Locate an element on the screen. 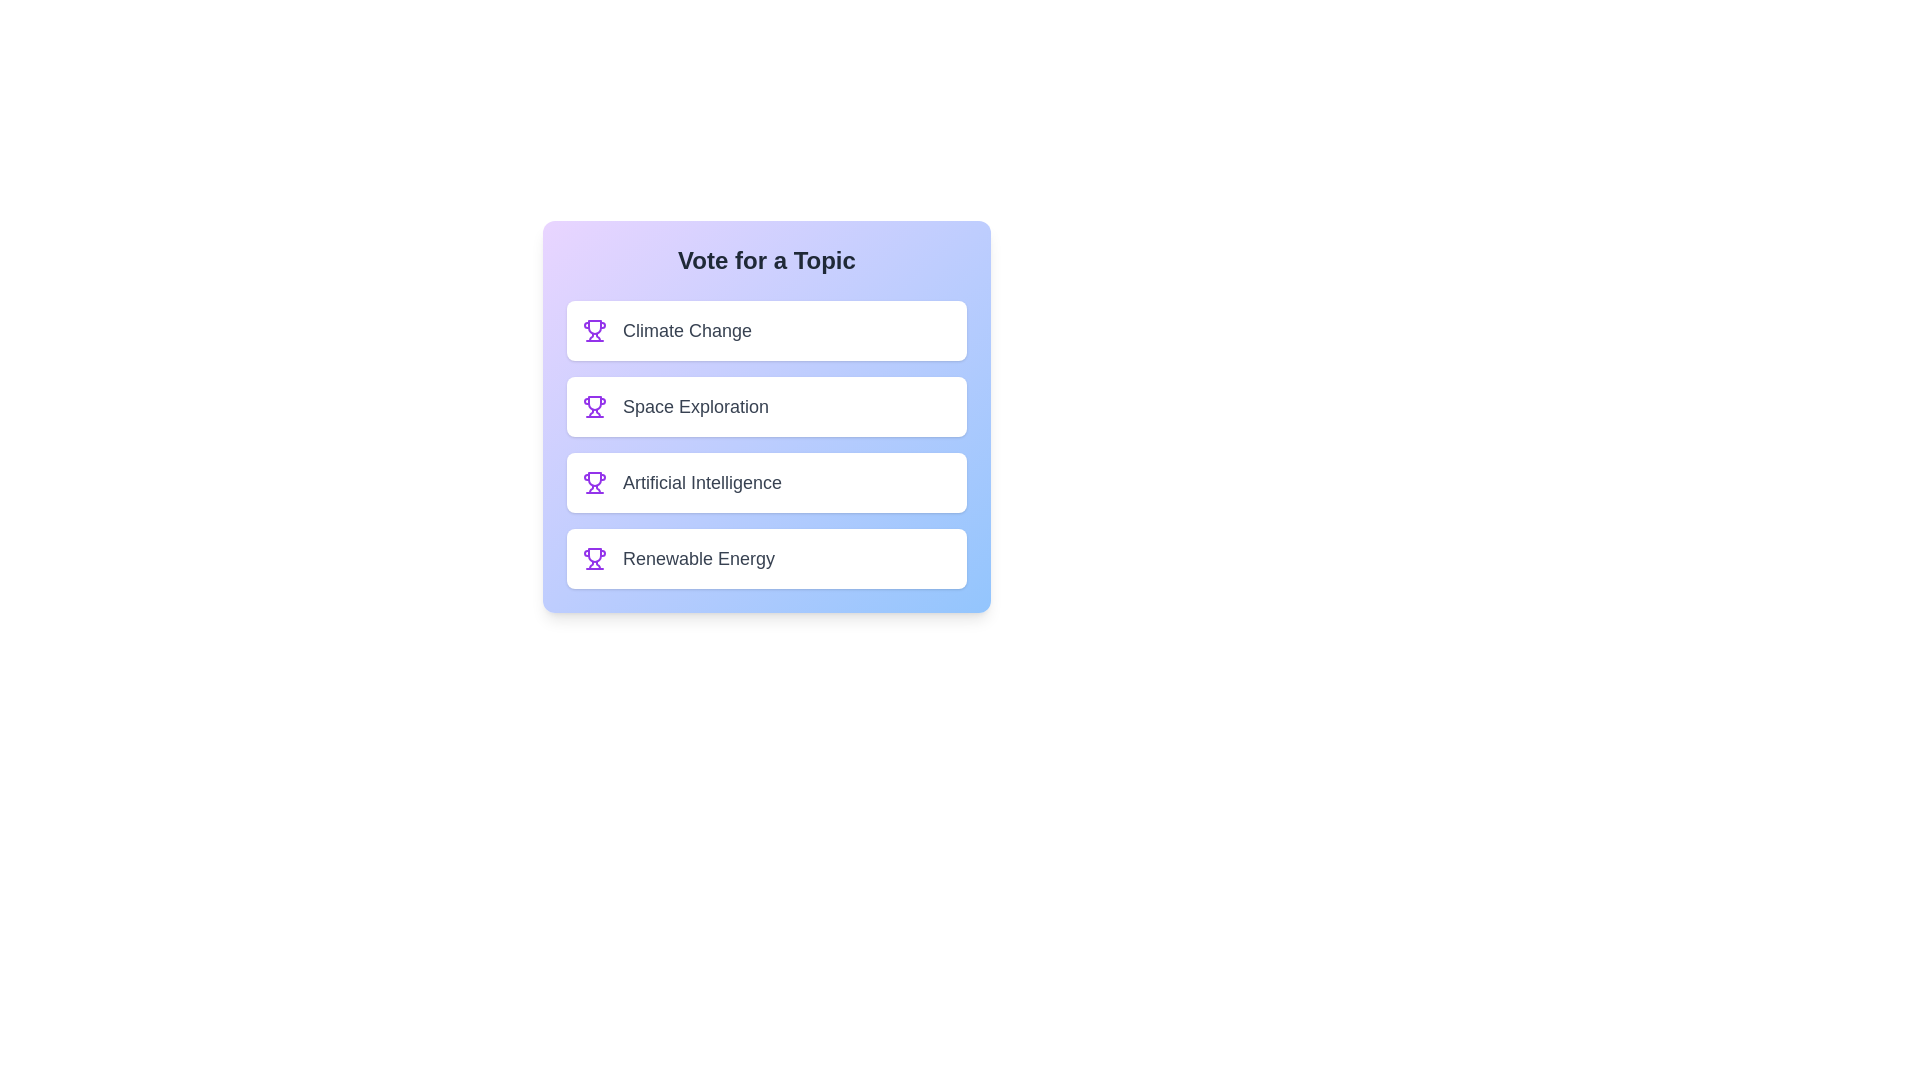 This screenshot has height=1080, width=1920. the 'Artificial Intelligence' icon in the 'Vote for a Topic' list, which is the third option and located on the left side adjacent to the text label is located at coordinates (594, 478).